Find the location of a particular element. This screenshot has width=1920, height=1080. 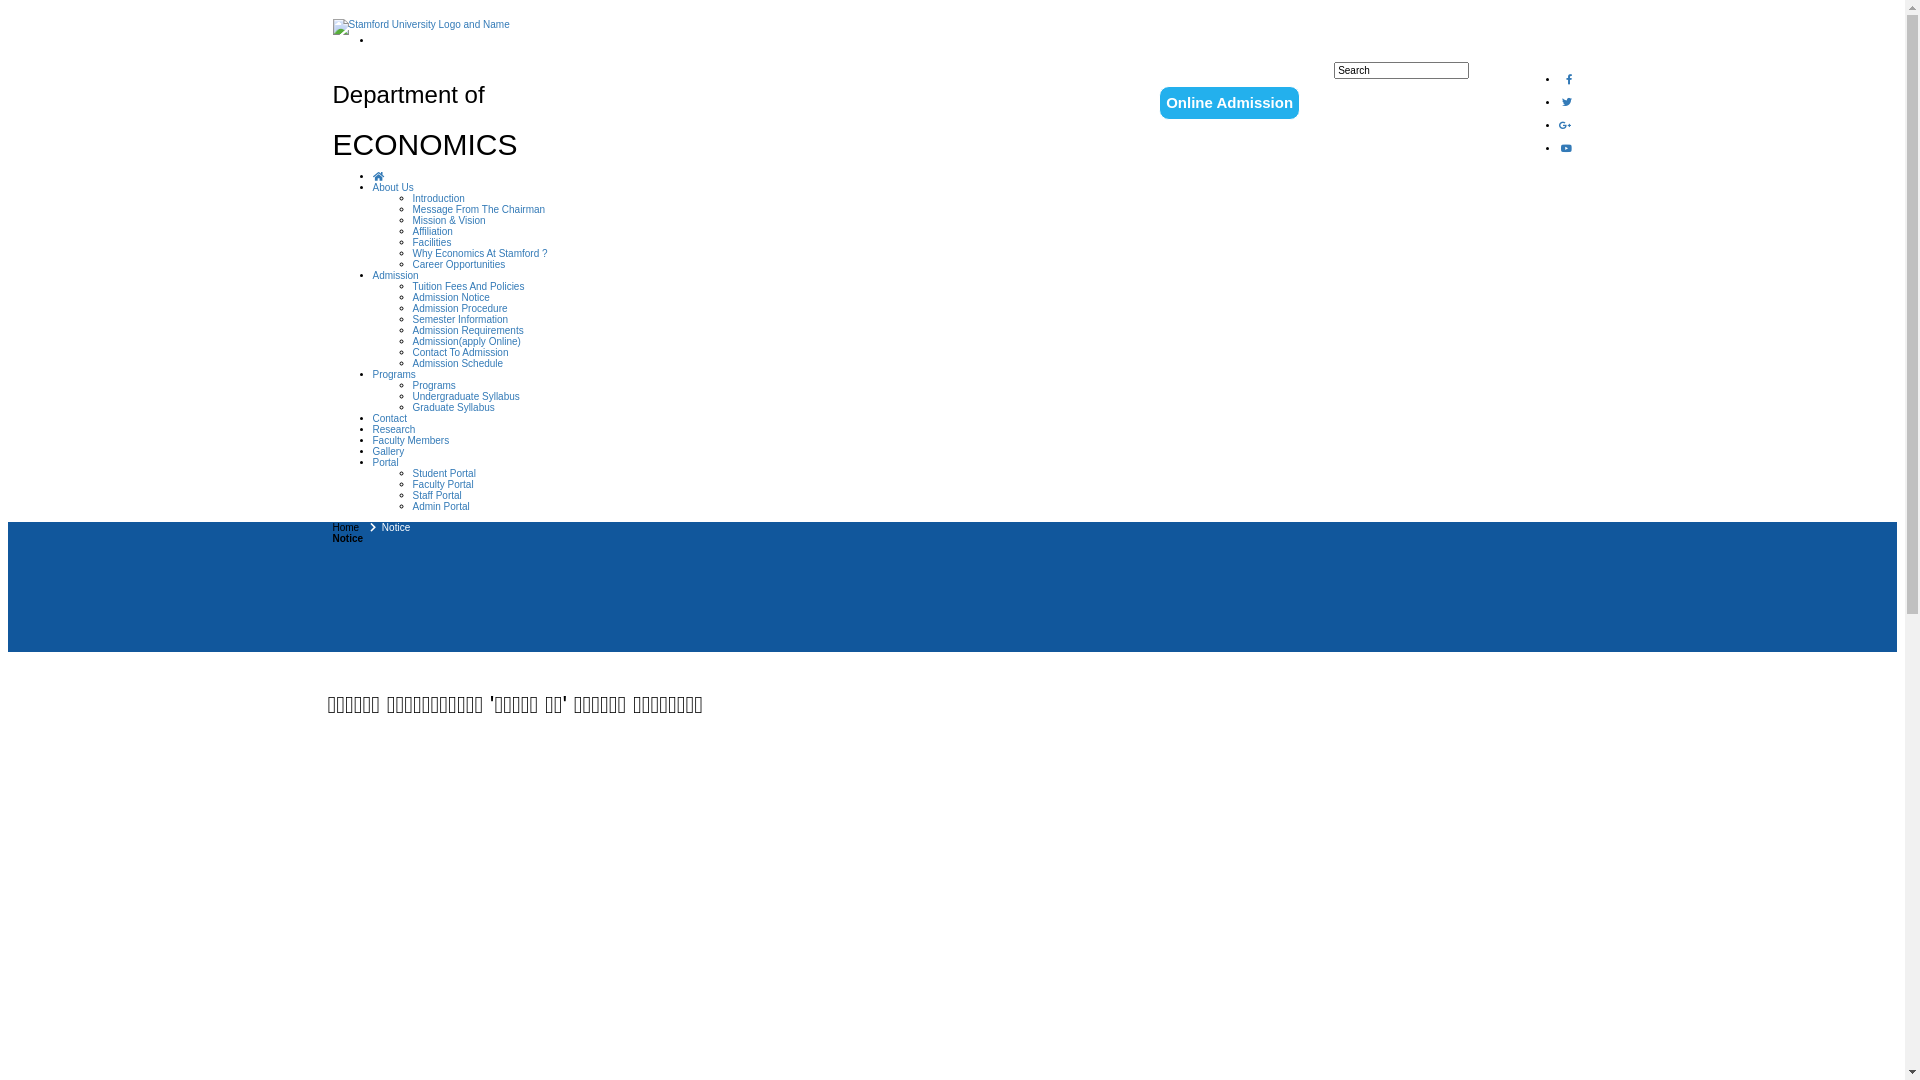

'Online Admission' is located at coordinates (1228, 102).